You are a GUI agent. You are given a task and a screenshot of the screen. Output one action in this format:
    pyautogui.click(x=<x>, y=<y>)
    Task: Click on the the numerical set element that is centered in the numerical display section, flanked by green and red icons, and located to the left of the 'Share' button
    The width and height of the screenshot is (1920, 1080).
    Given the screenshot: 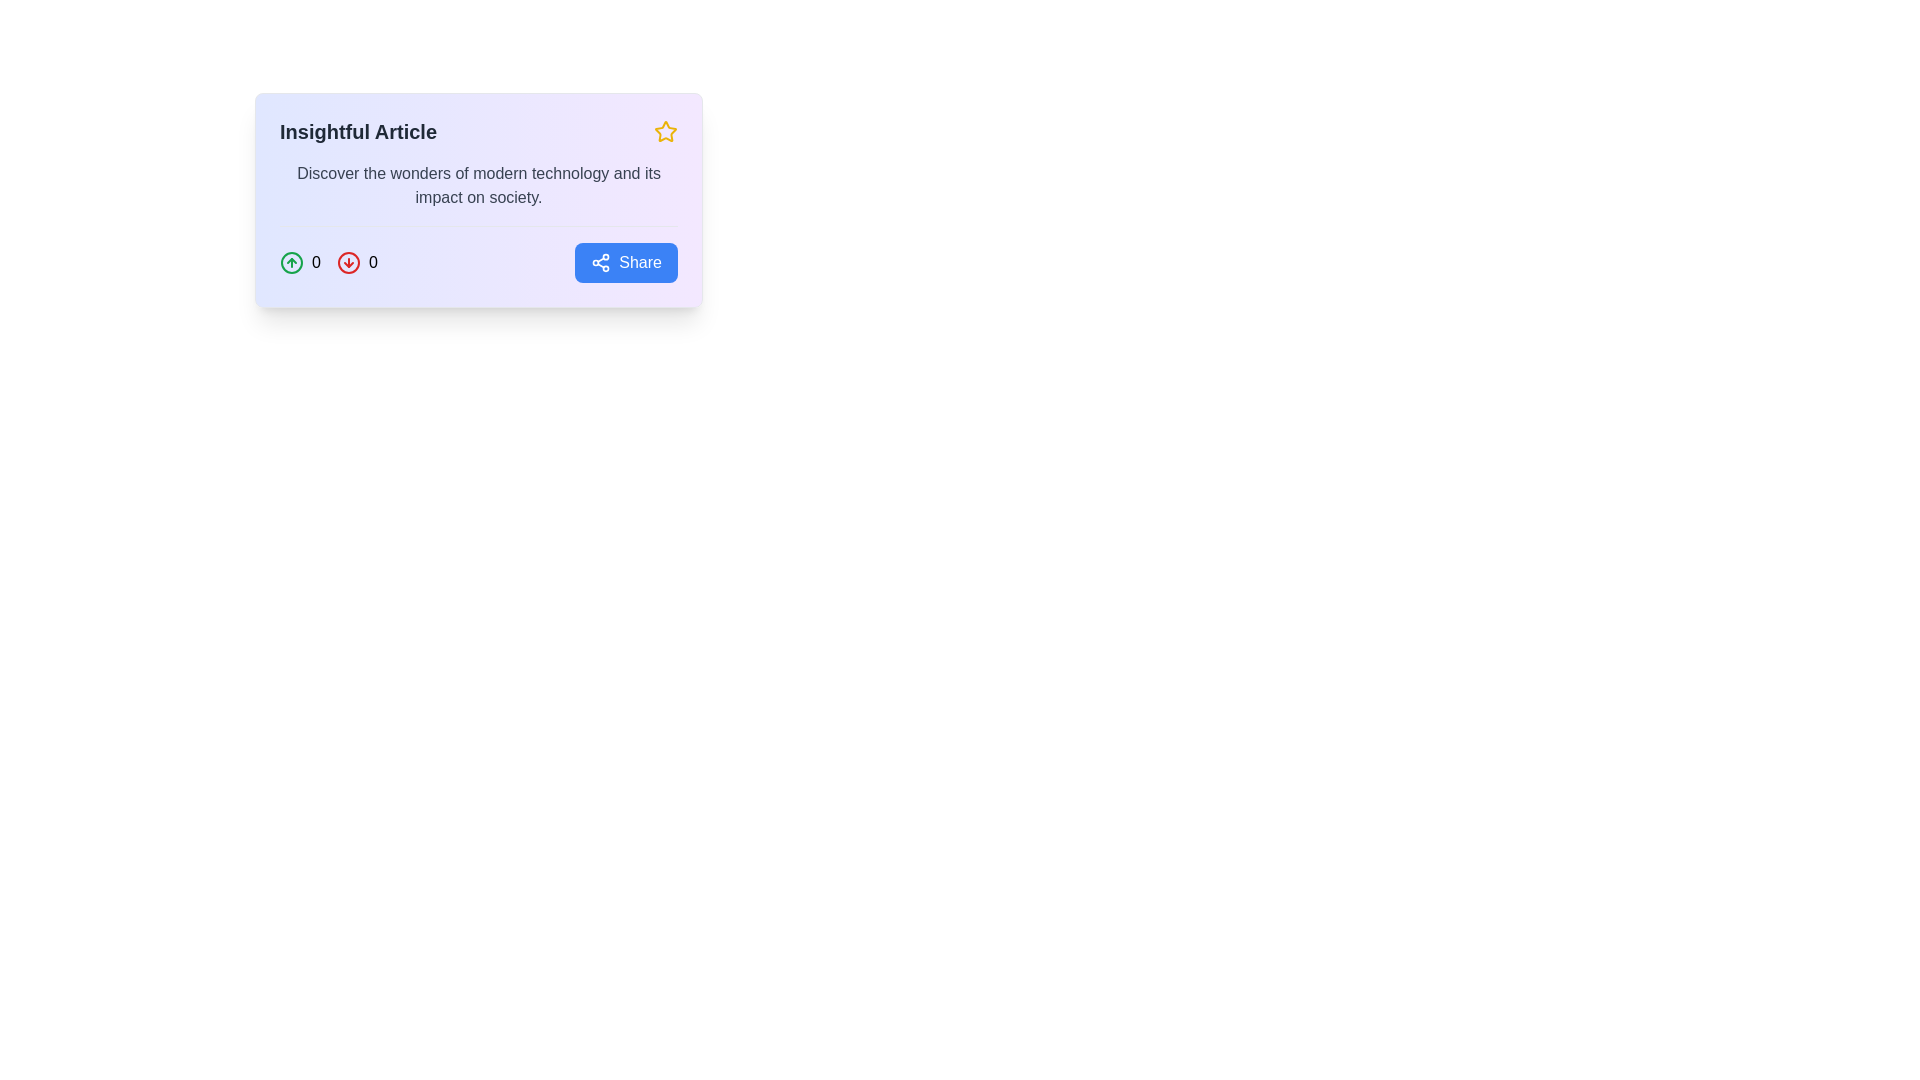 What is the action you would take?
    pyautogui.click(x=328, y=261)
    